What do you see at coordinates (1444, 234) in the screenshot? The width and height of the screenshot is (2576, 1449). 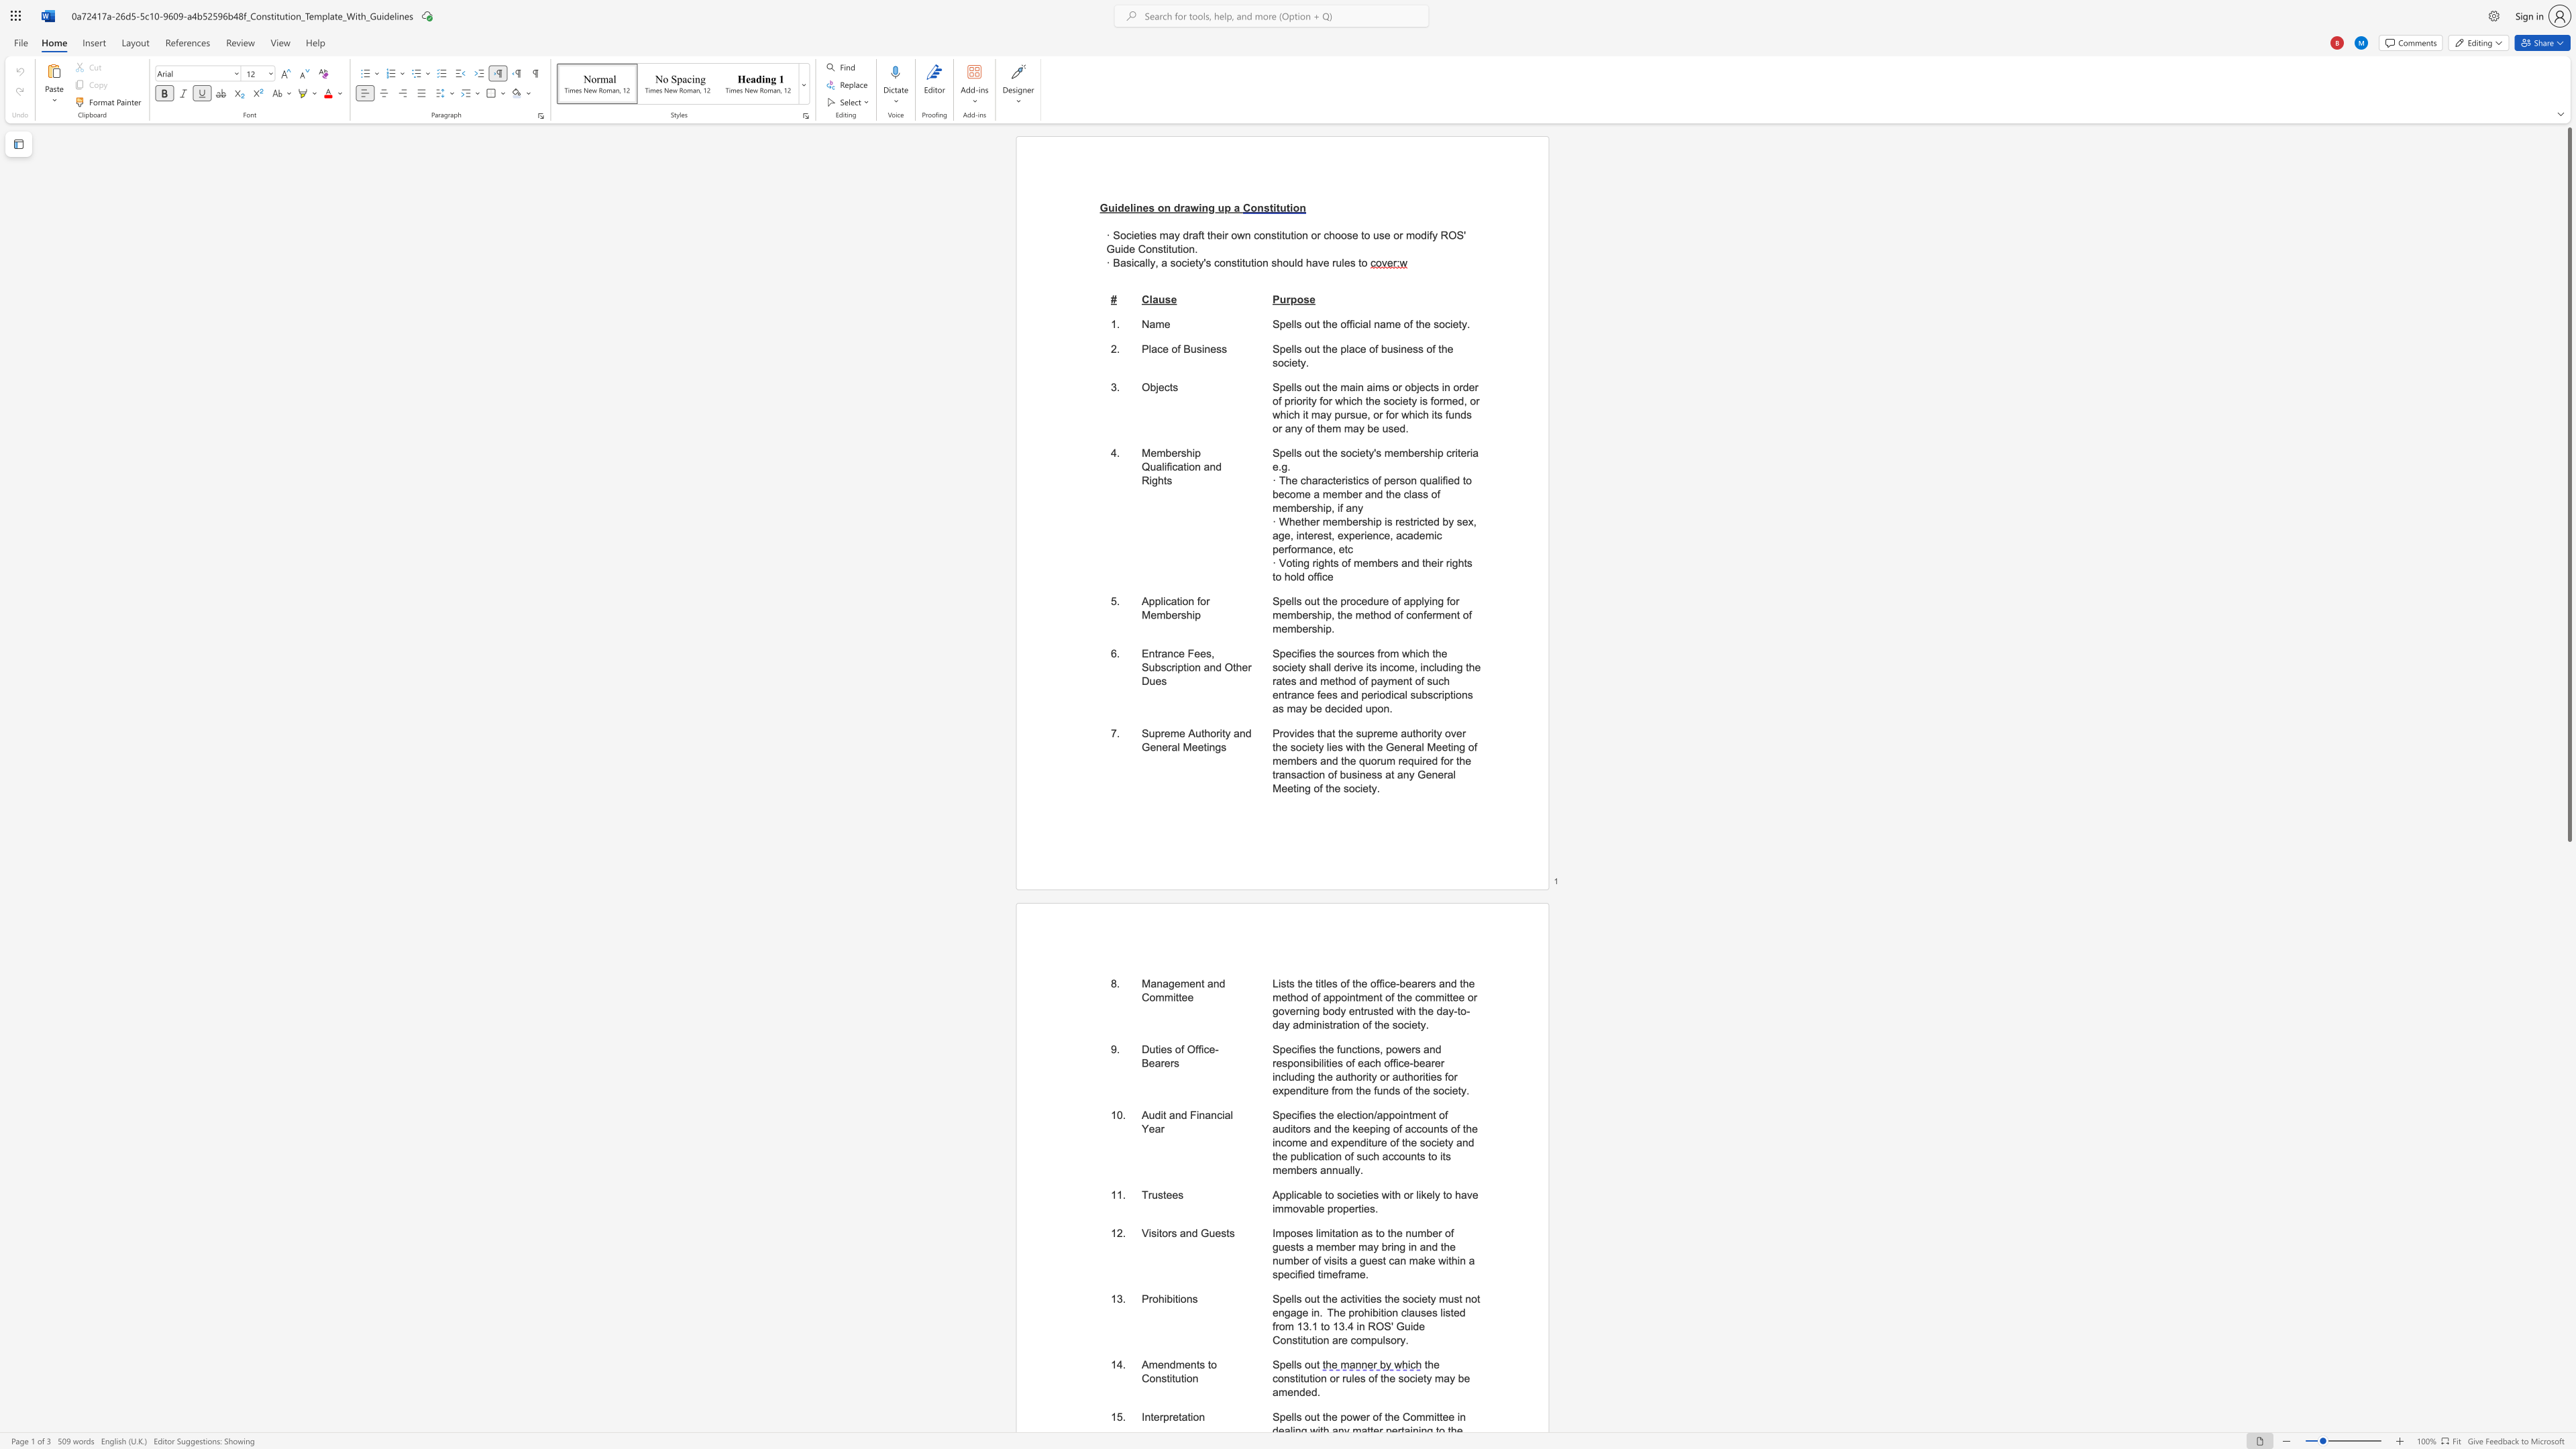 I see `the 1th character "R" in the text` at bounding box center [1444, 234].